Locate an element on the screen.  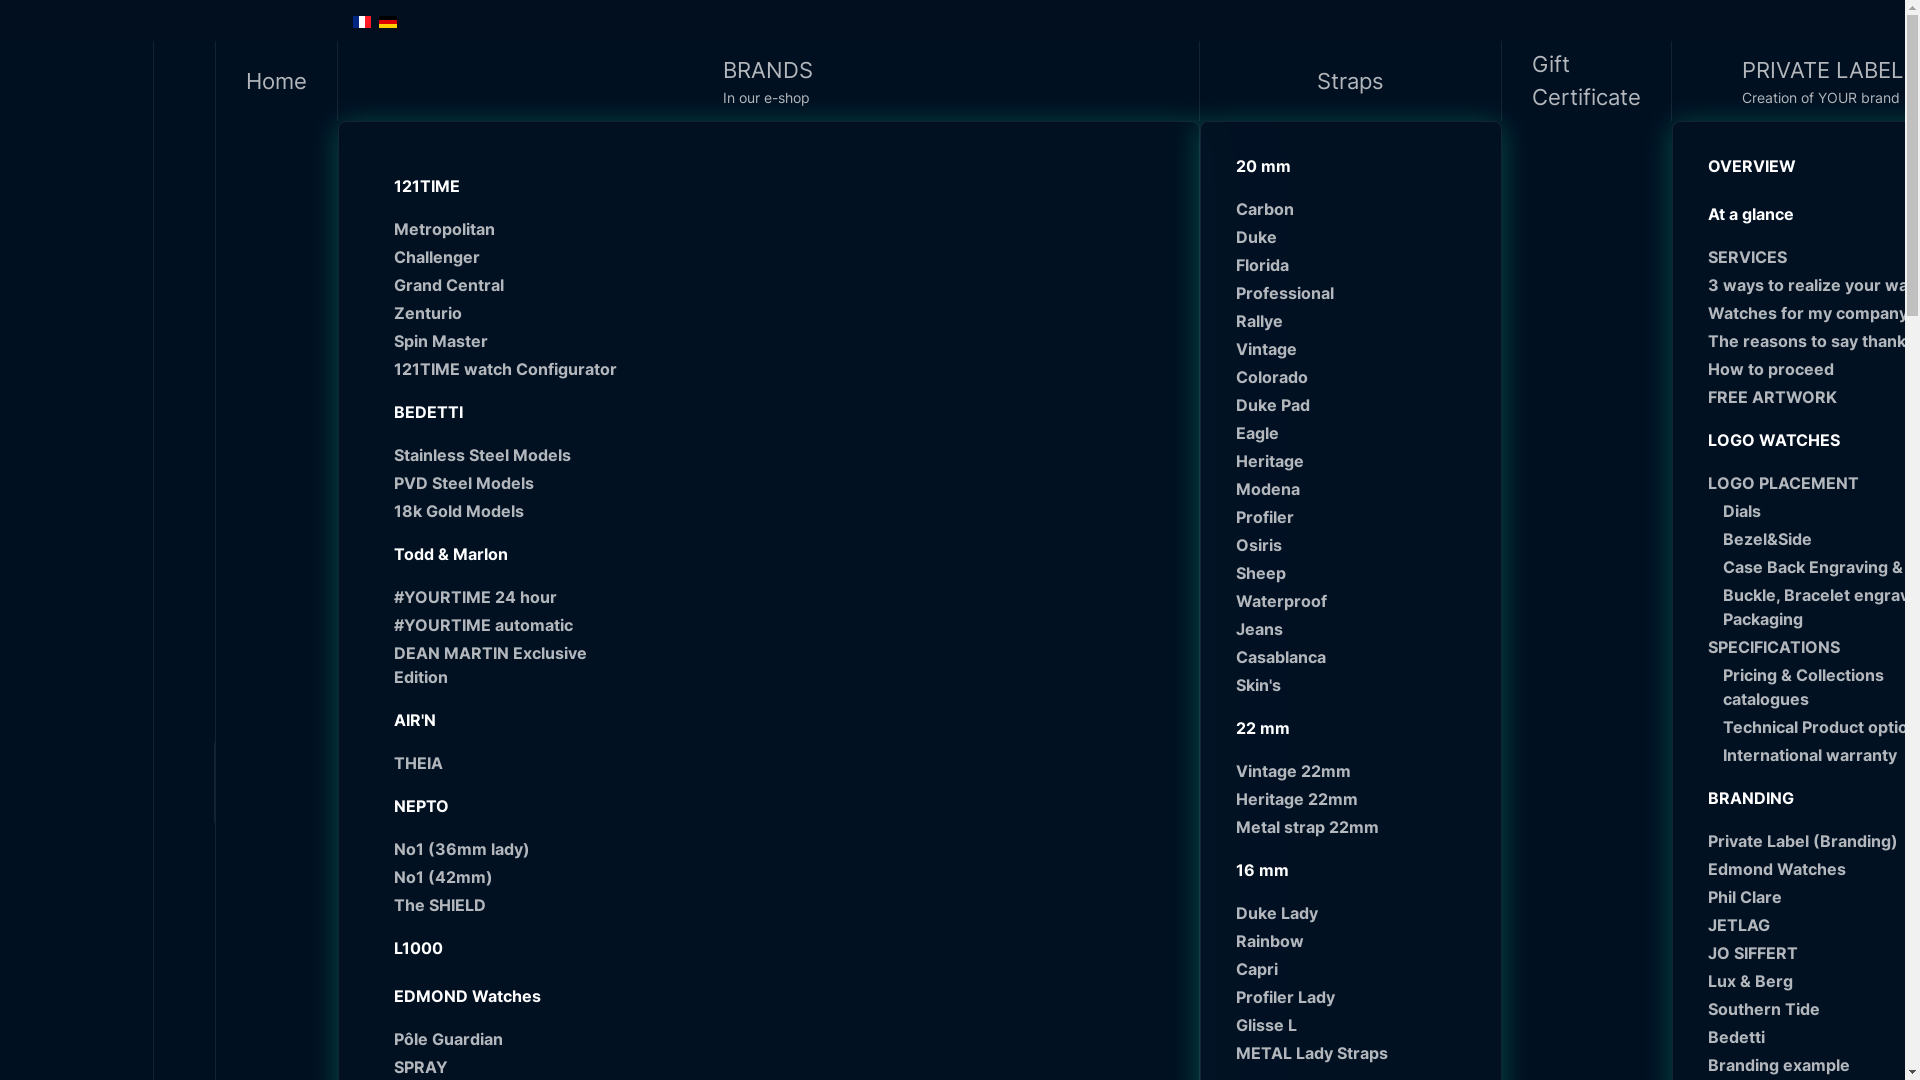
'Glisse L' is located at coordinates (1235, 1025).